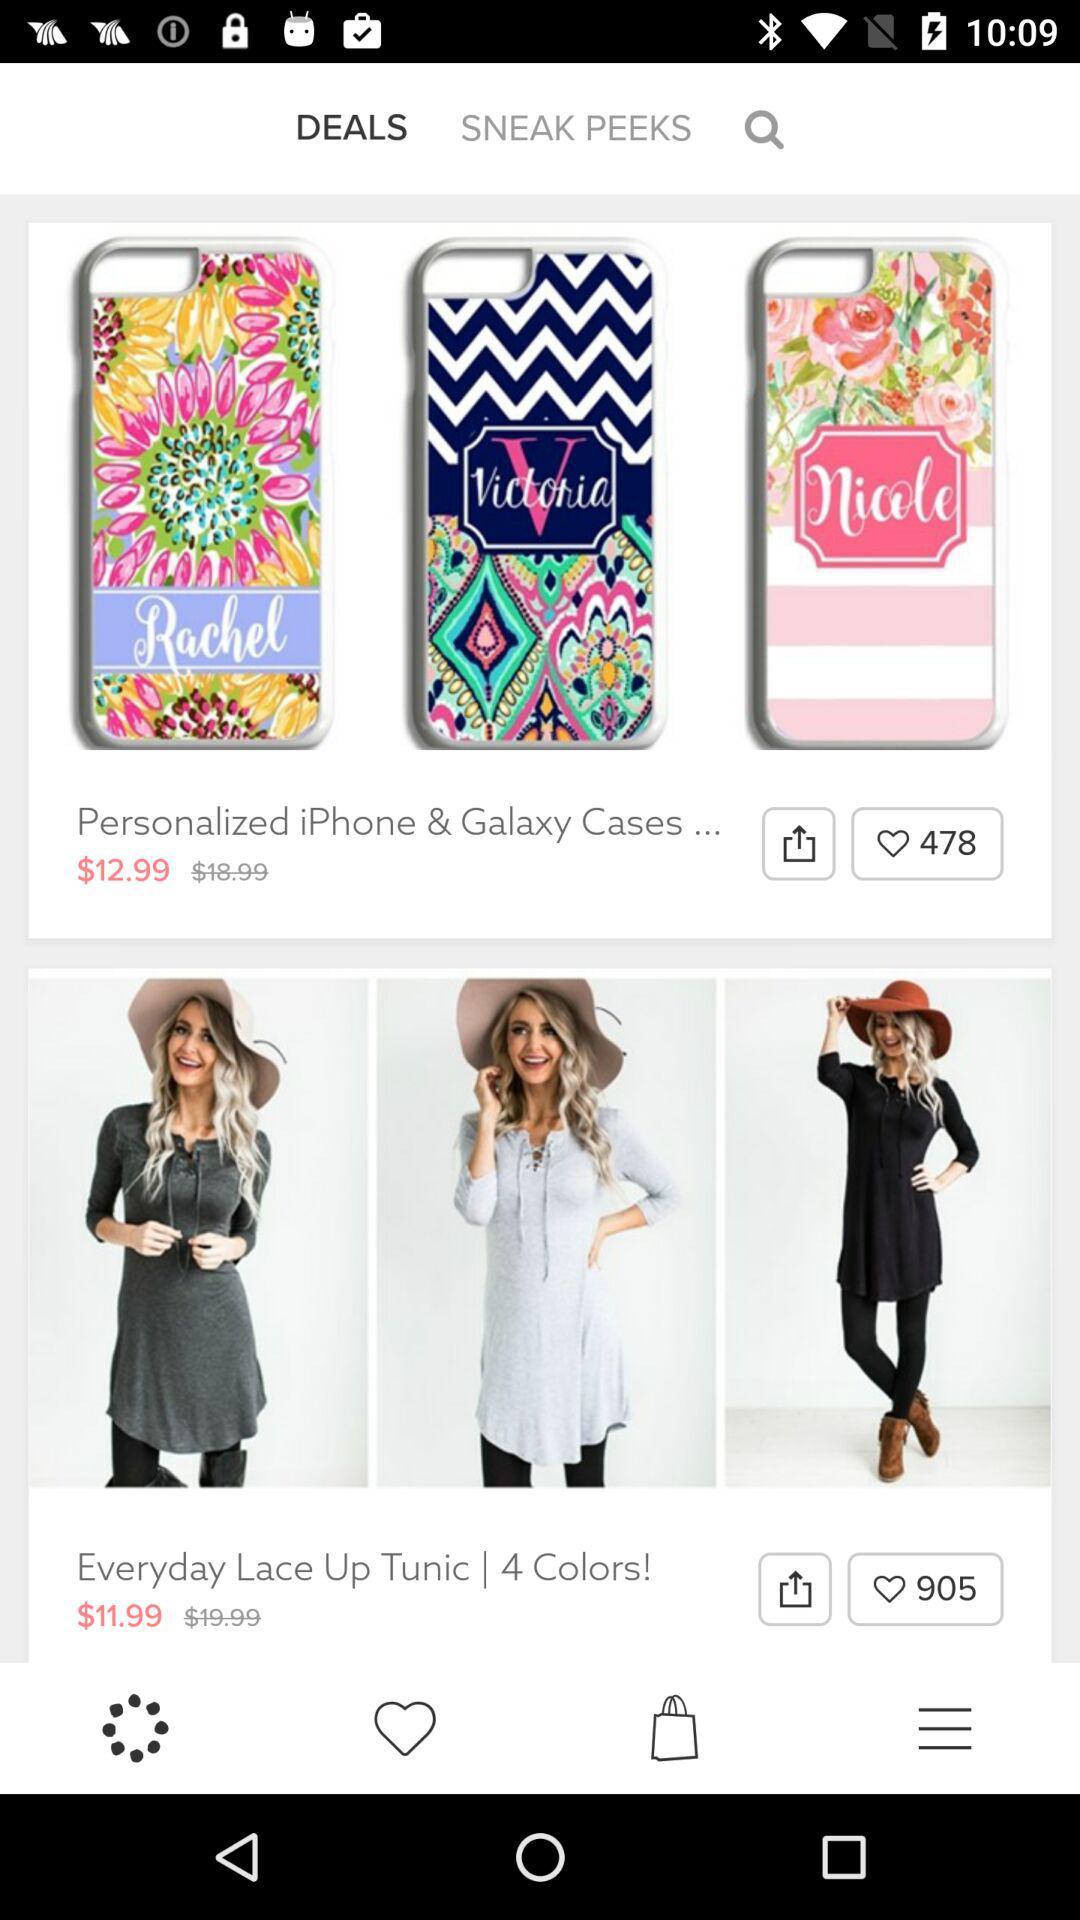  I want to click on the item to the right of everyday lace up item, so click(793, 1588).